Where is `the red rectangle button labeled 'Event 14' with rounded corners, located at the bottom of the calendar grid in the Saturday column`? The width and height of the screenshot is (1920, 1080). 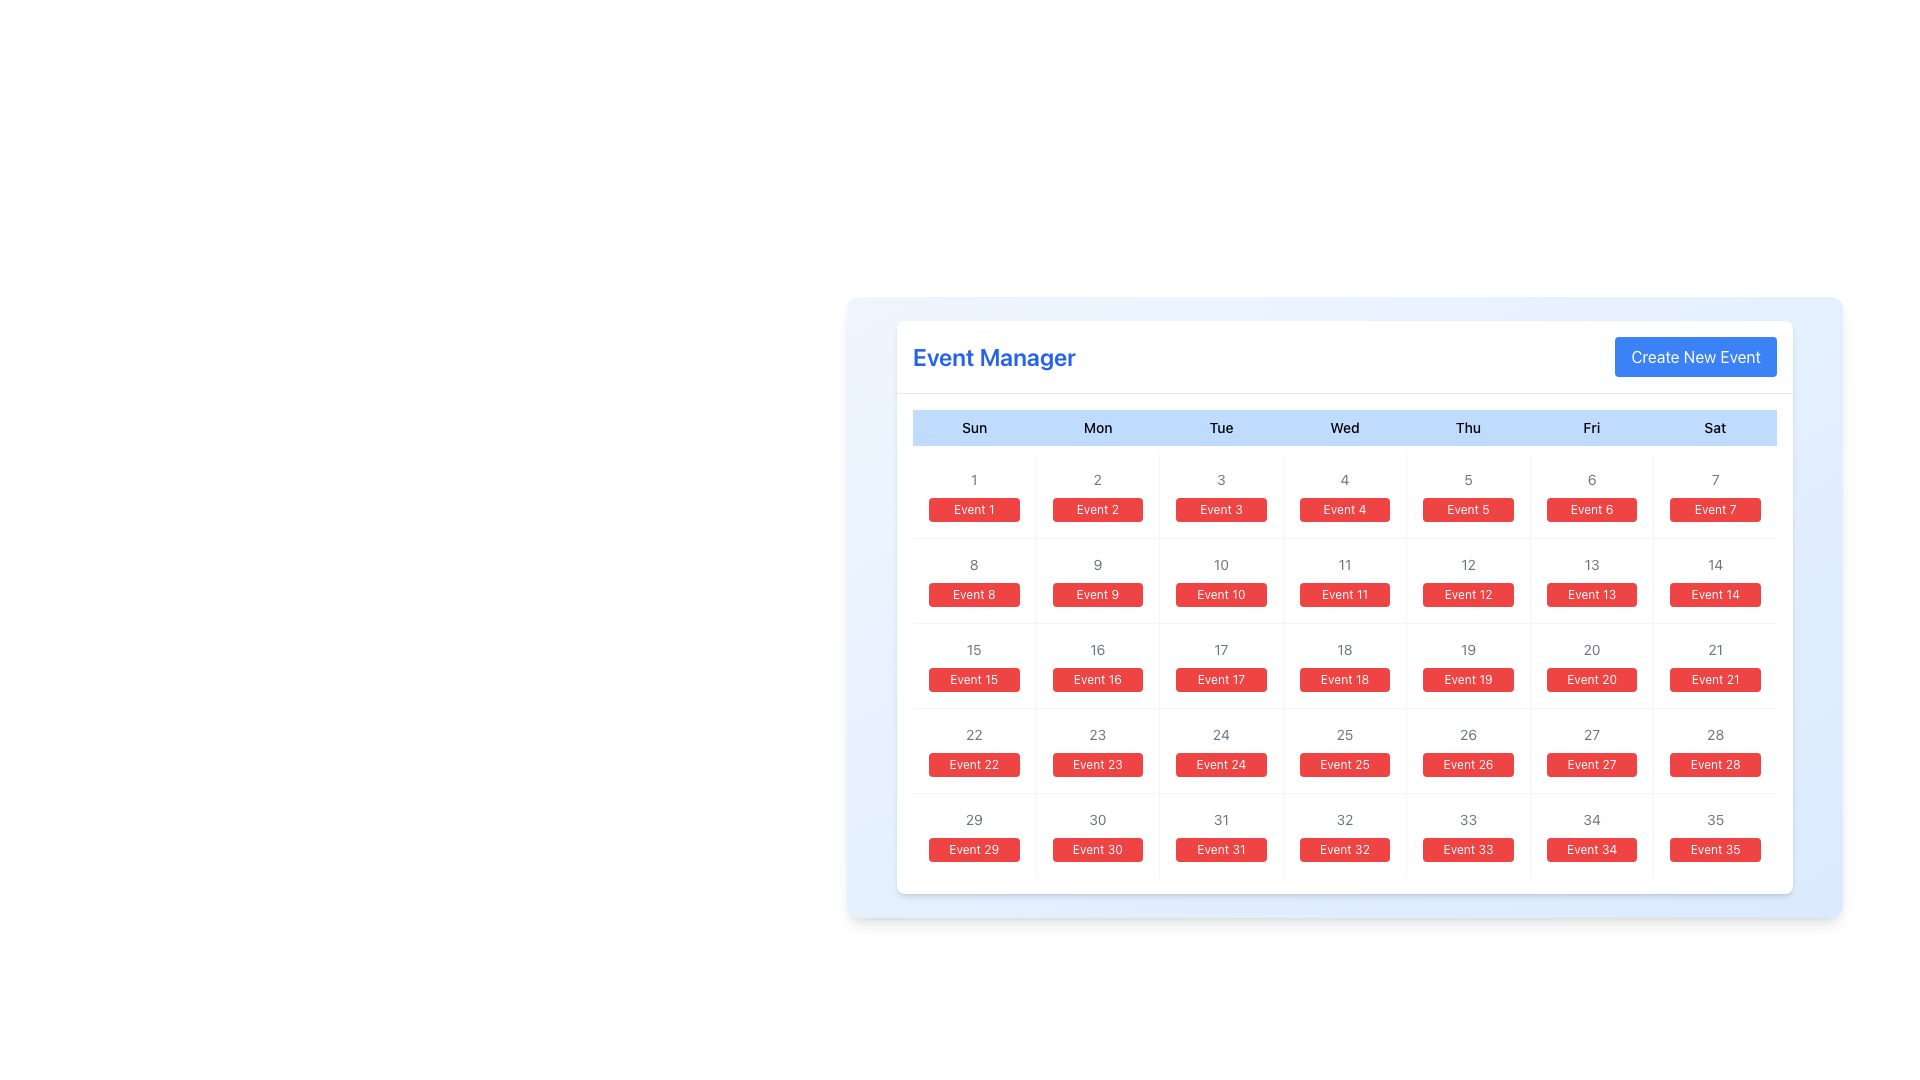 the red rectangle button labeled 'Event 14' with rounded corners, located at the bottom of the calendar grid in the Saturday column is located at coordinates (1714, 593).